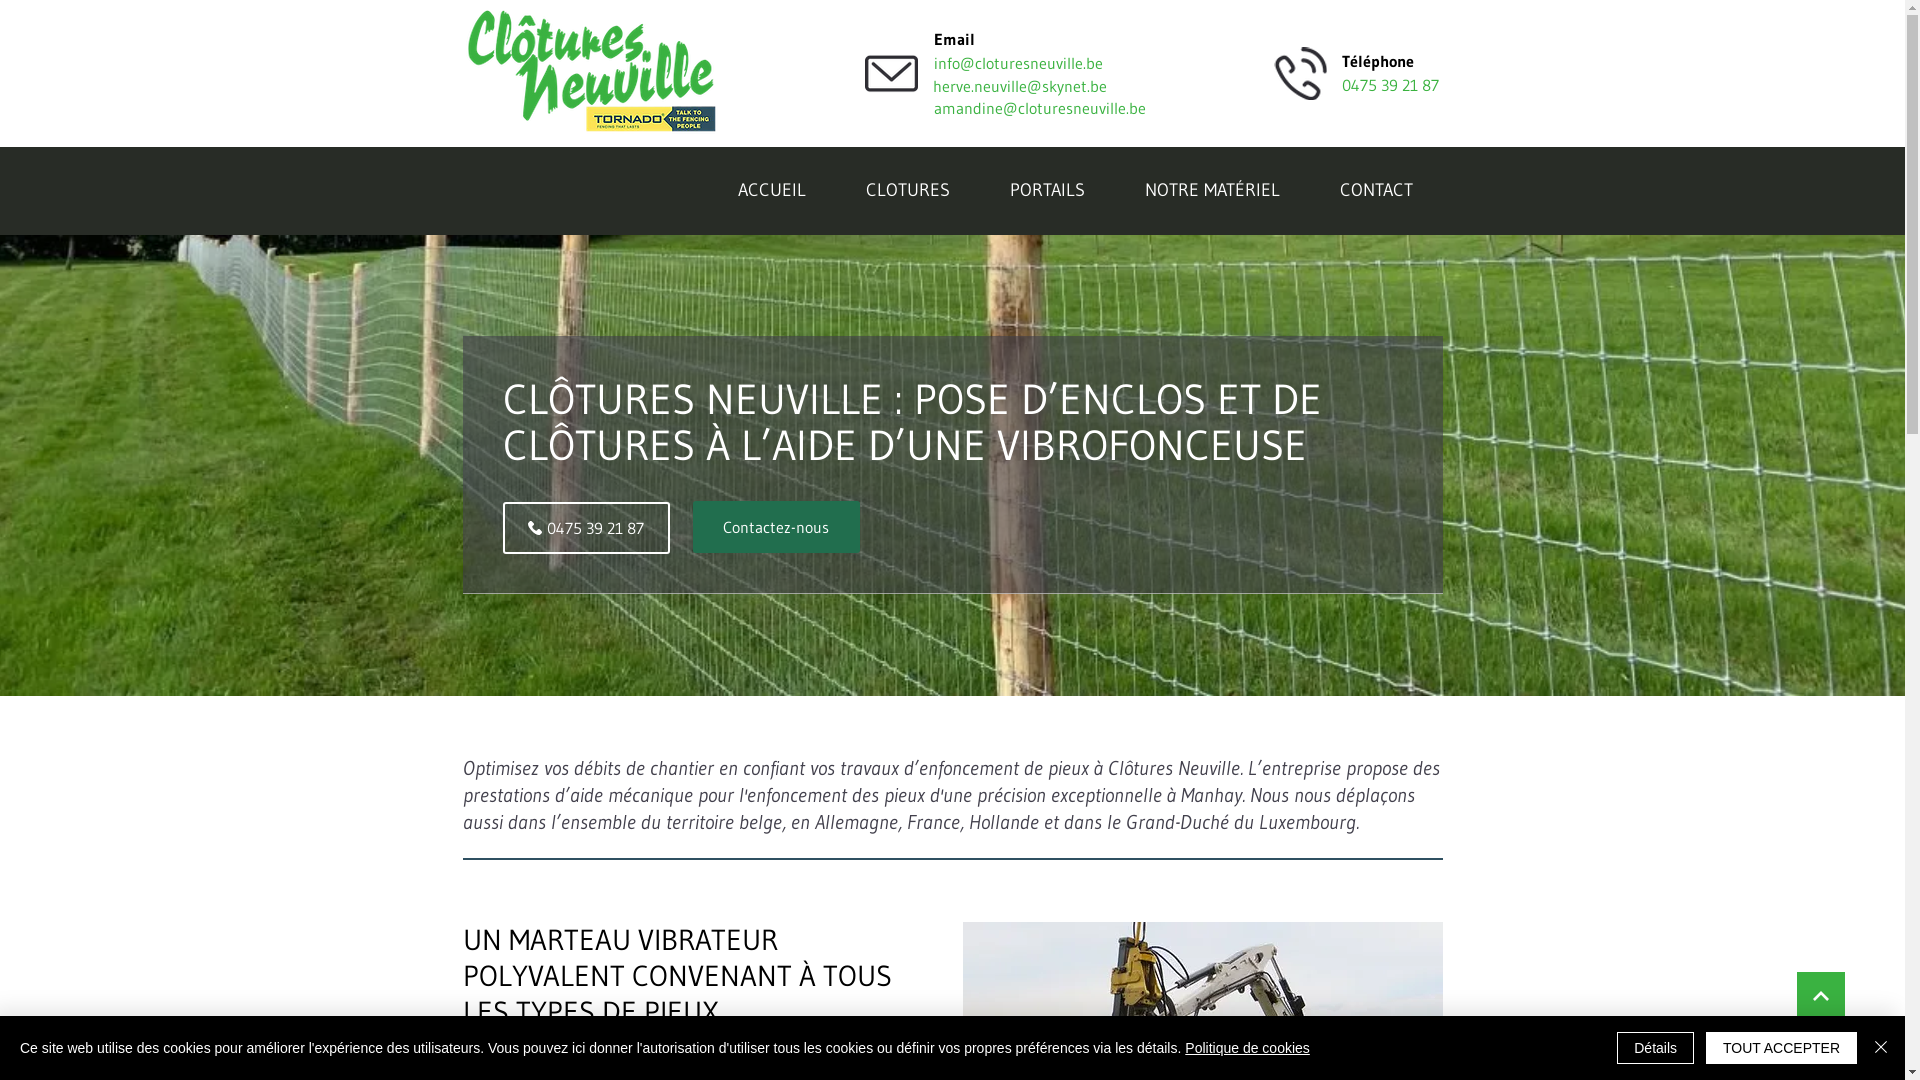 The height and width of the screenshot is (1080, 1920). What do you see at coordinates (1704, 1047) in the screenshot?
I see `'TOUT ACCEPTER'` at bounding box center [1704, 1047].